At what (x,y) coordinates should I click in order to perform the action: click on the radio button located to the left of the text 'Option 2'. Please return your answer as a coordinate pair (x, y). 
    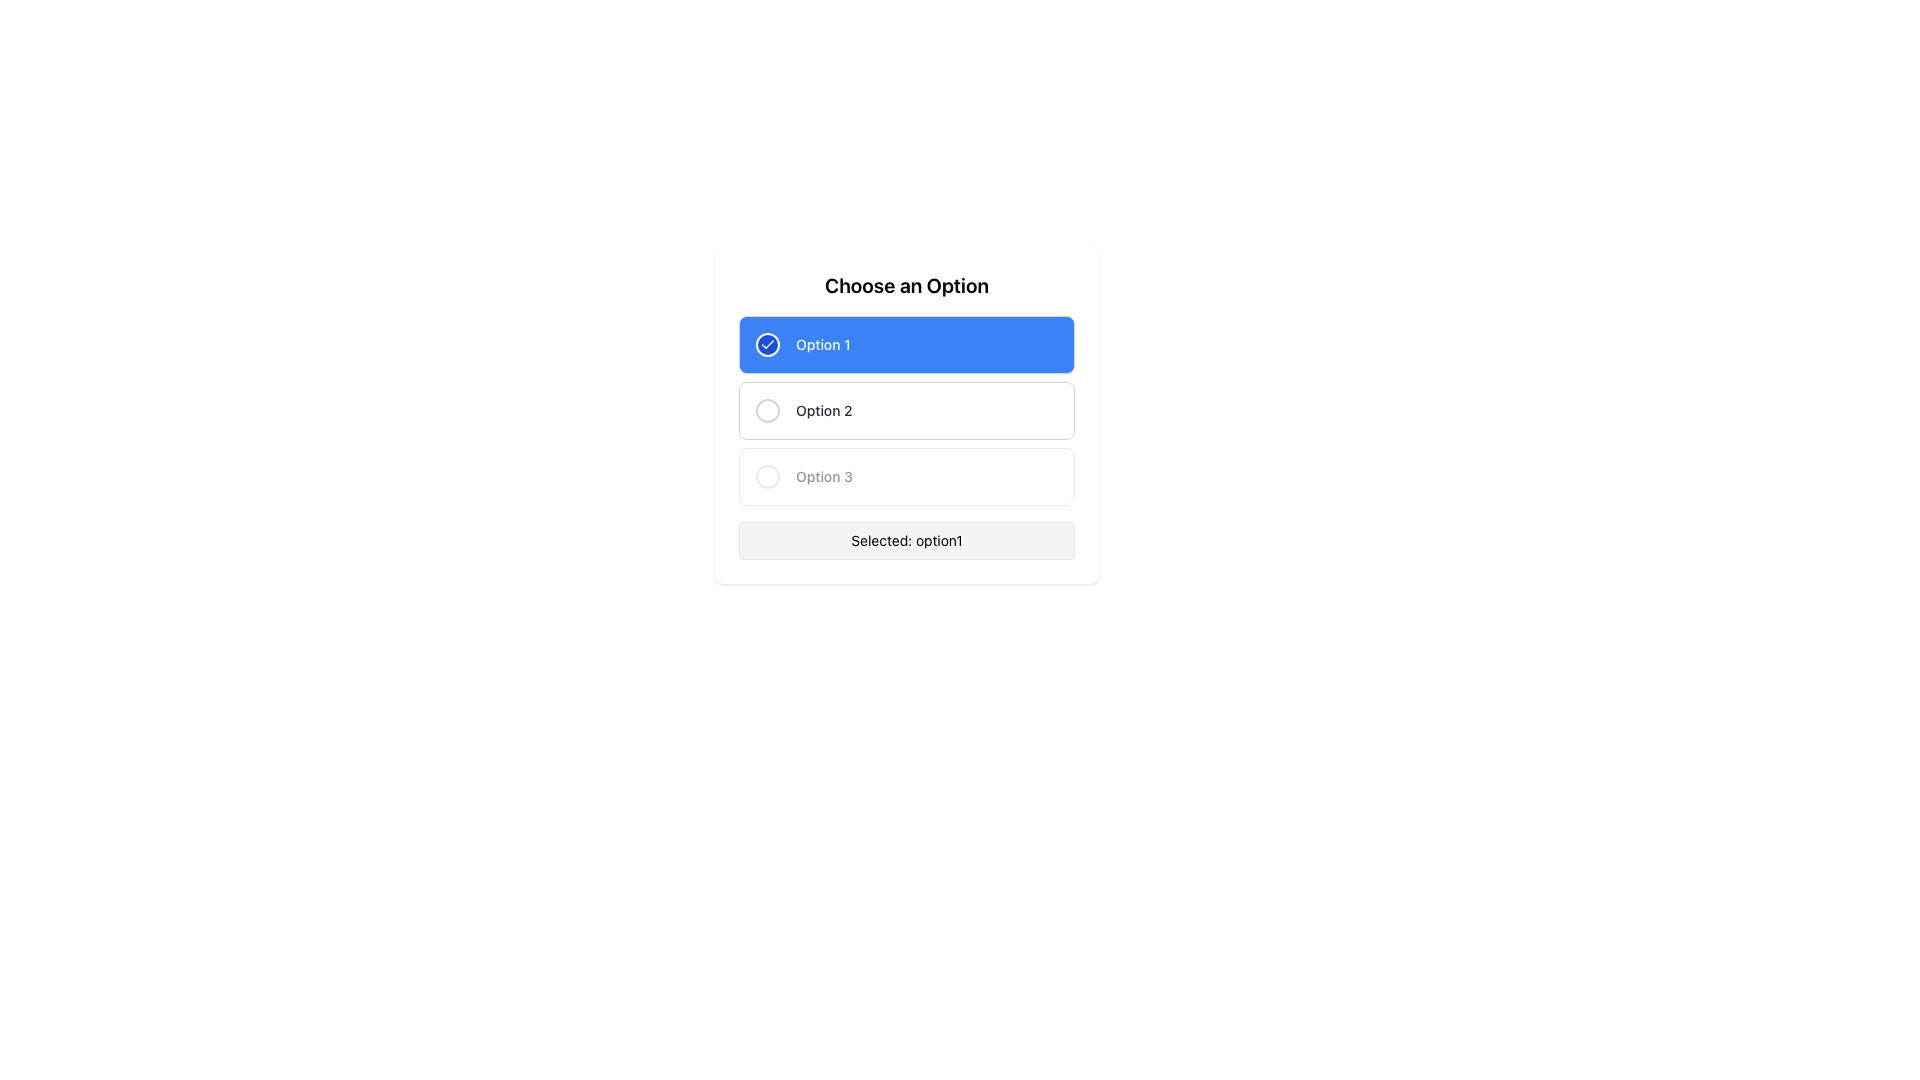
    Looking at the image, I should click on (767, 410).